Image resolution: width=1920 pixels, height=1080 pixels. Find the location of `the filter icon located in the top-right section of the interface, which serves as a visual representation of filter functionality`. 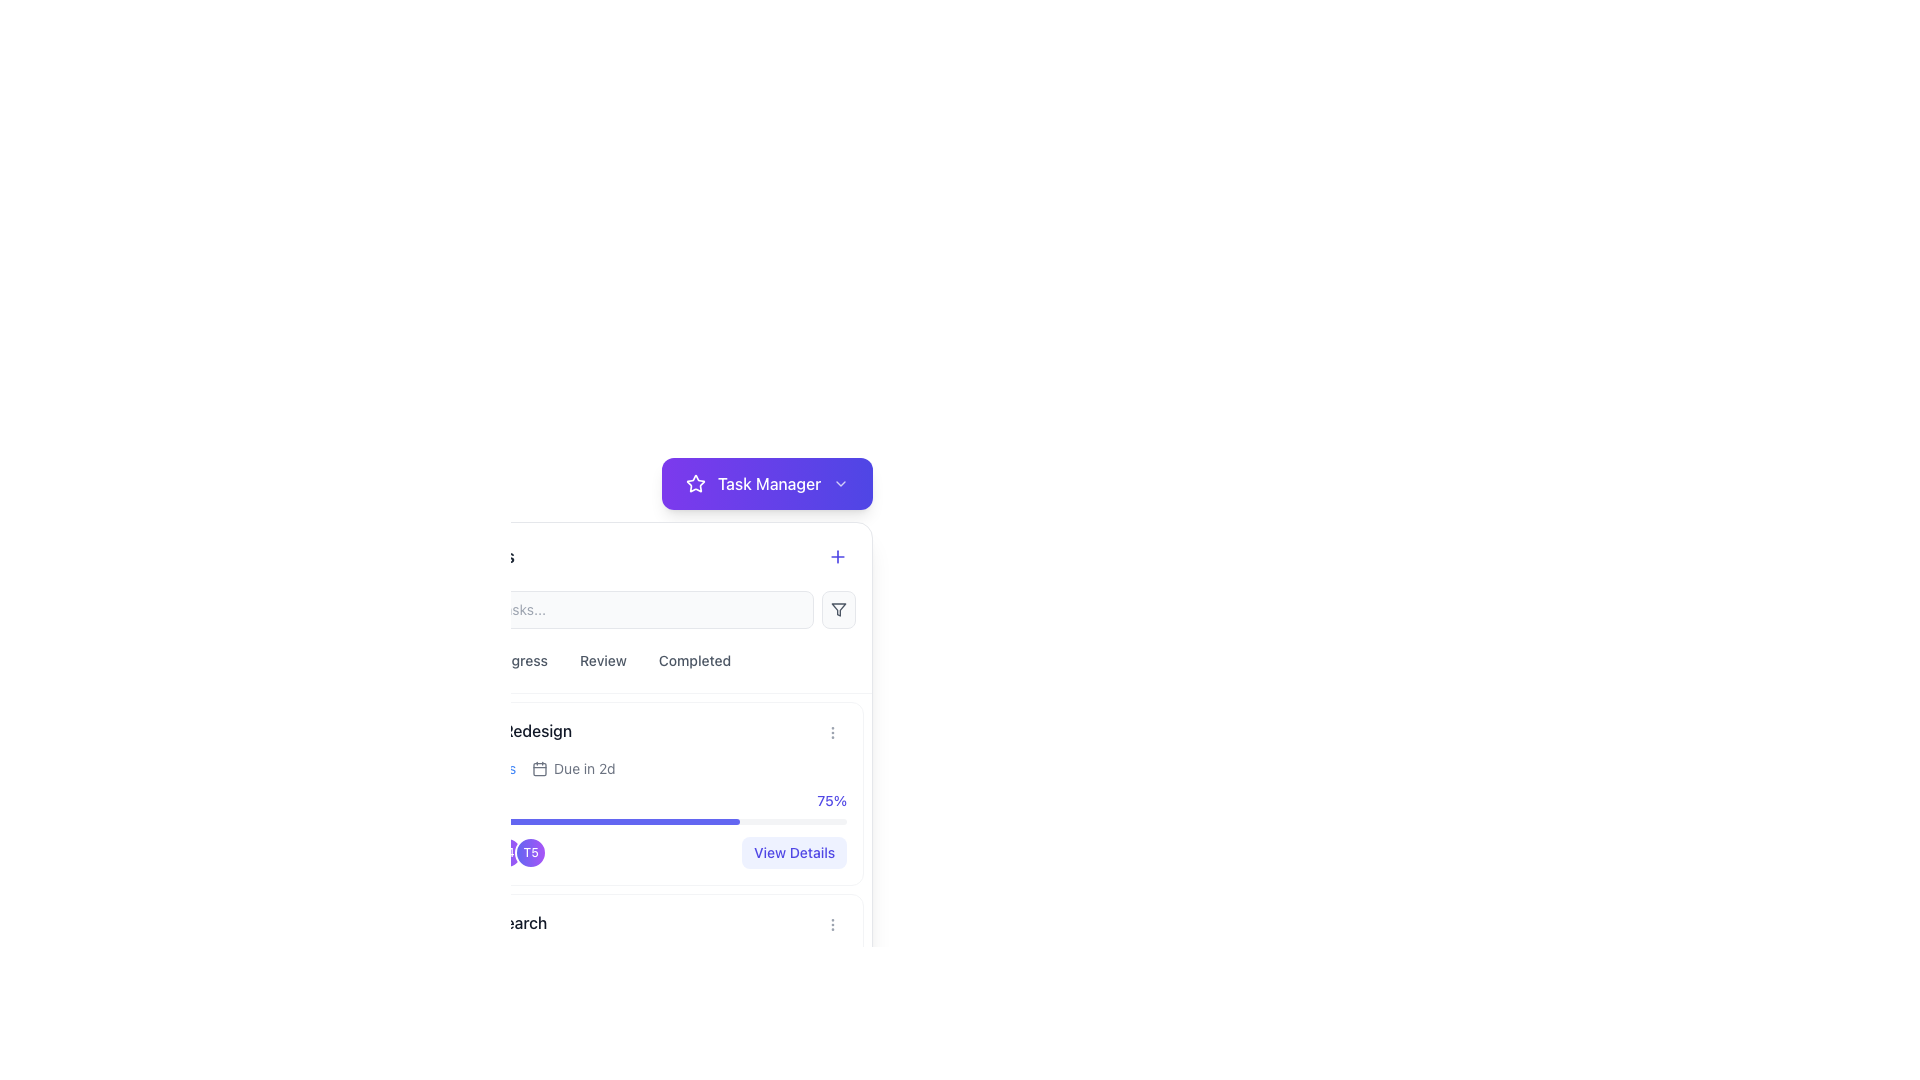

the filter icon located in the top-right section of the interface, which serves as a visual representation of filter functionality is located at coordinates (839, 608).